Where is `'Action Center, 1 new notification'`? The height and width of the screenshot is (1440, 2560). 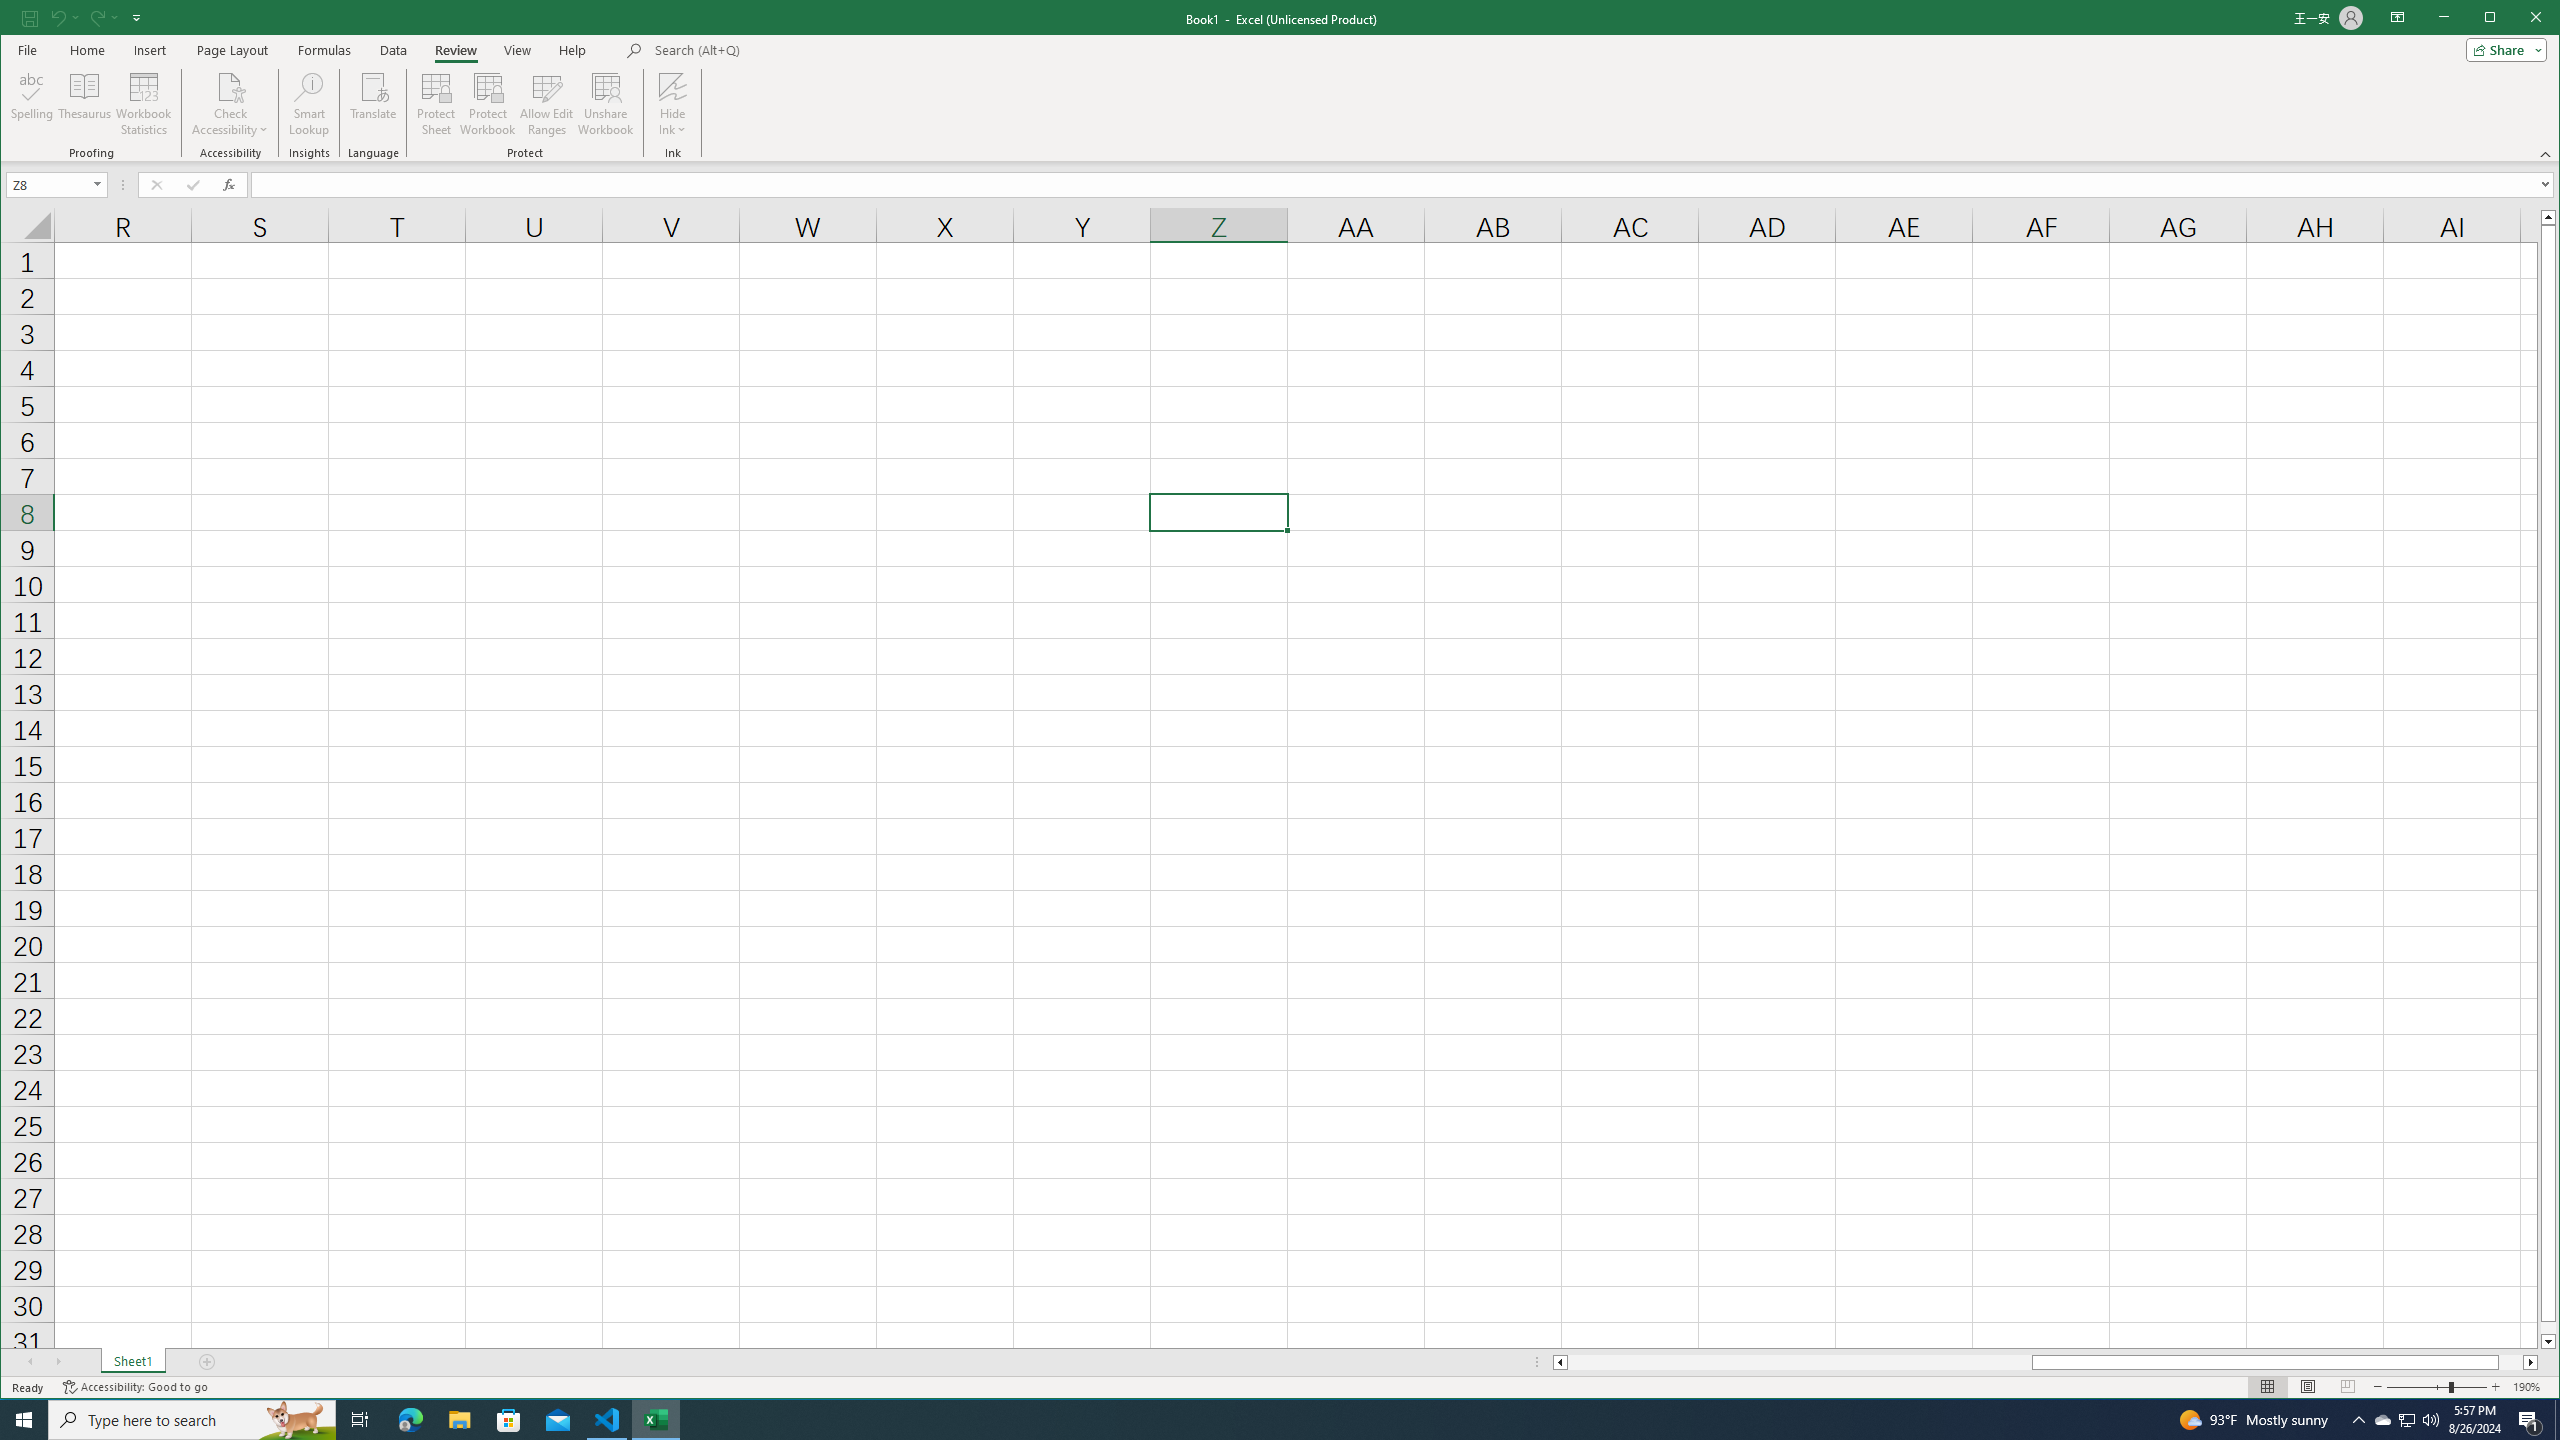 'Action Center, 1 new notification' is located at coordinates (2530, 1418).